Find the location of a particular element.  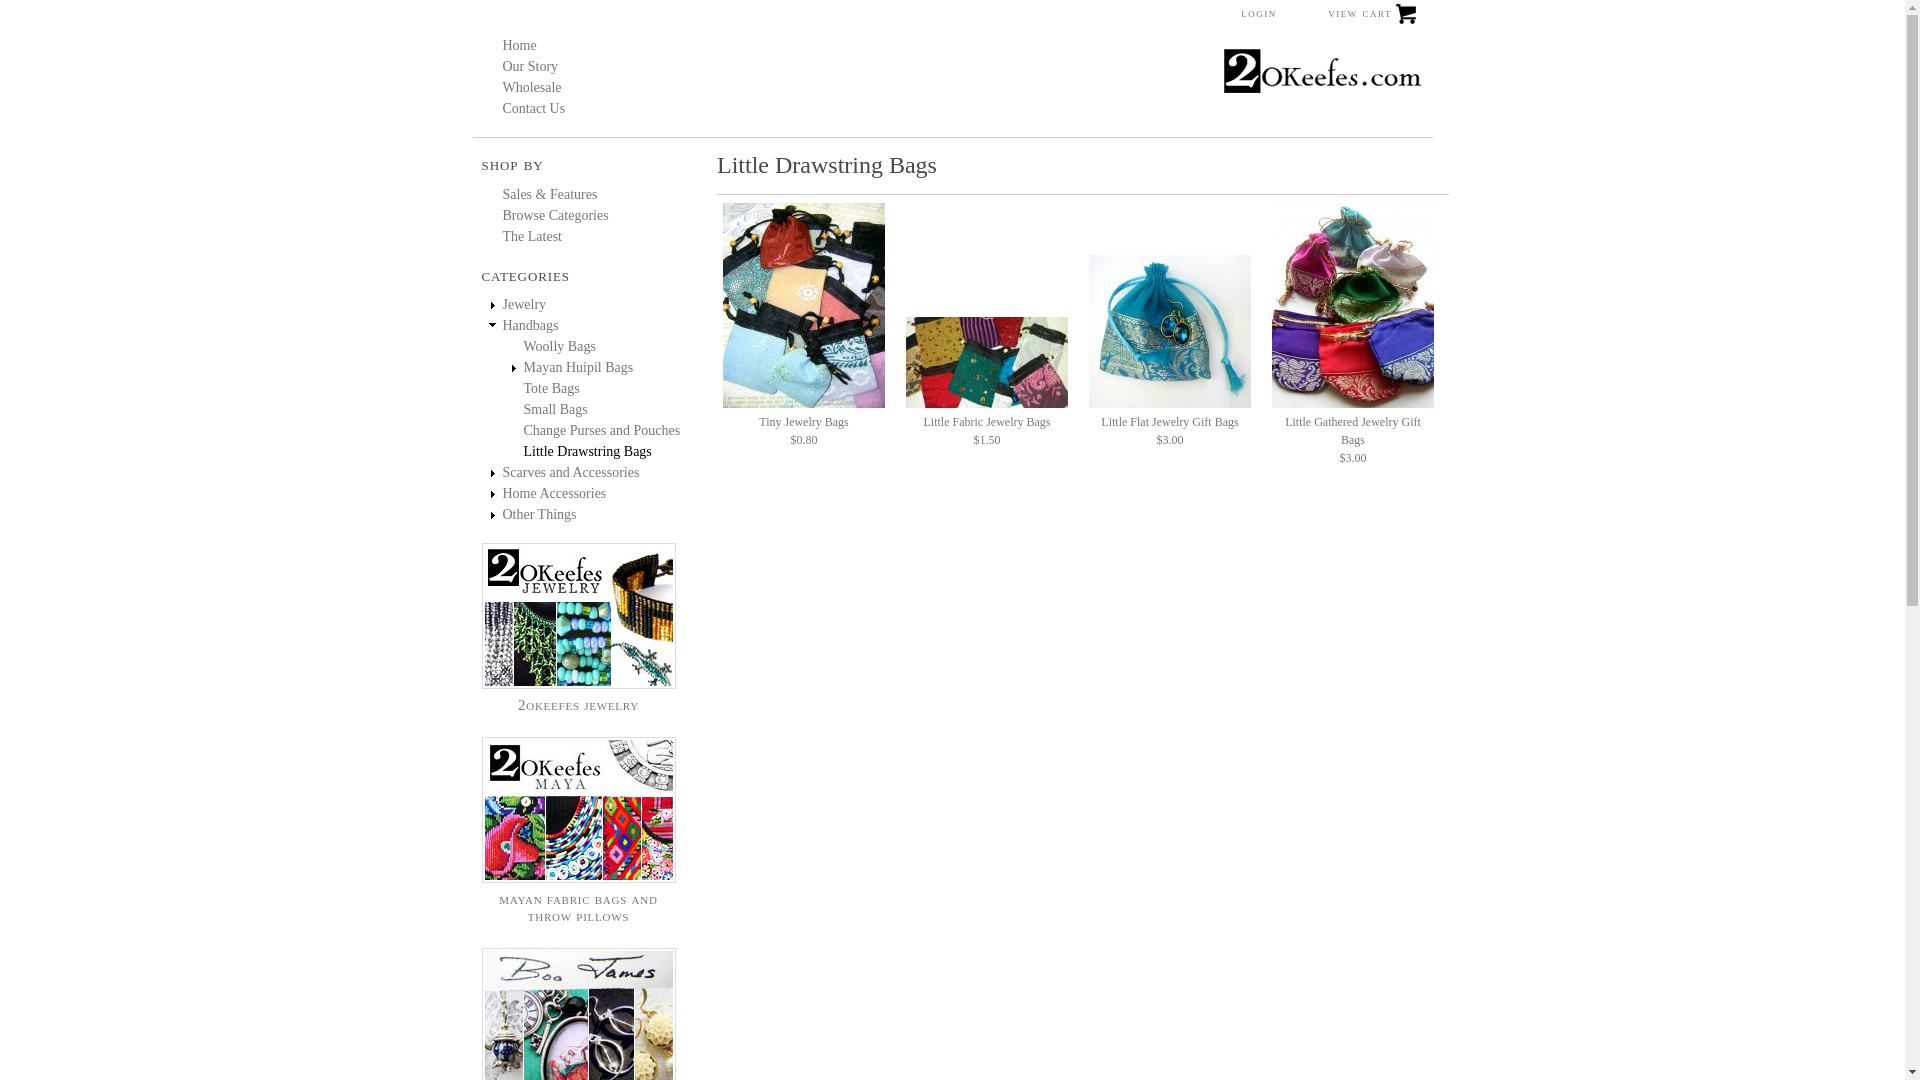

'Wholesale' is located at coordinates (531, 86).